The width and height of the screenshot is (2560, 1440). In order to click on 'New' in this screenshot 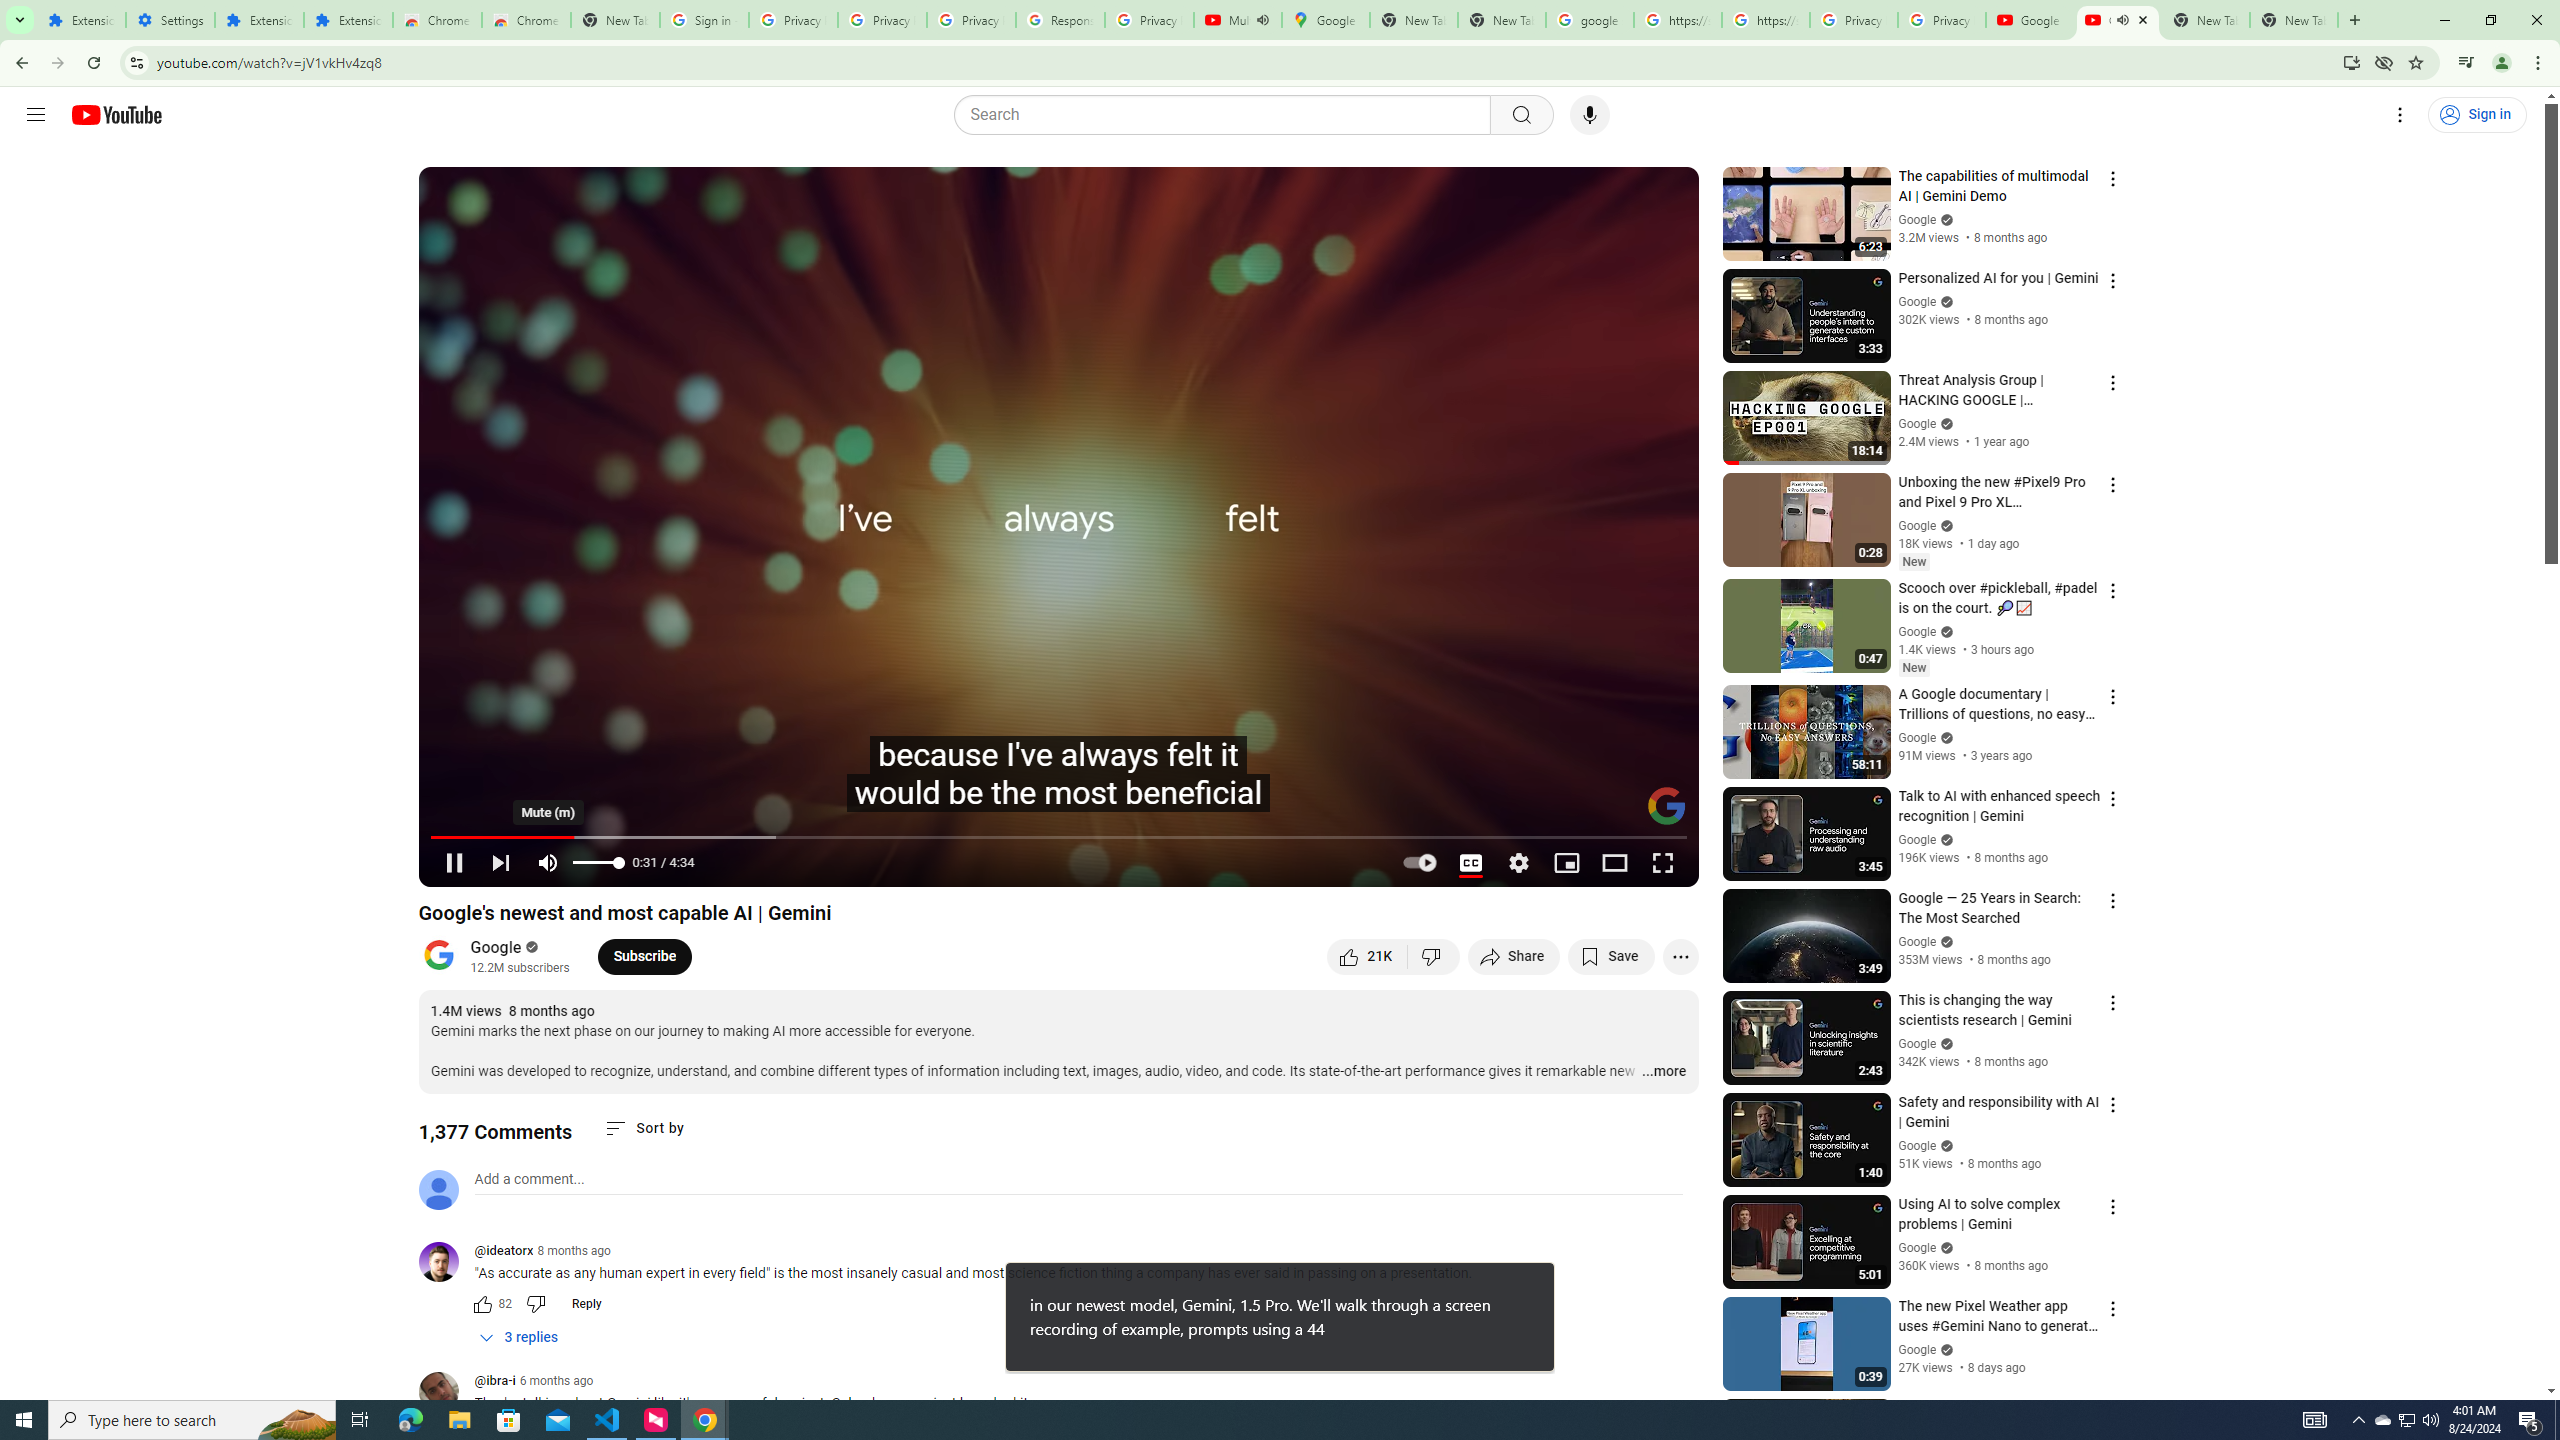, I will do `click(1912, 667)`.